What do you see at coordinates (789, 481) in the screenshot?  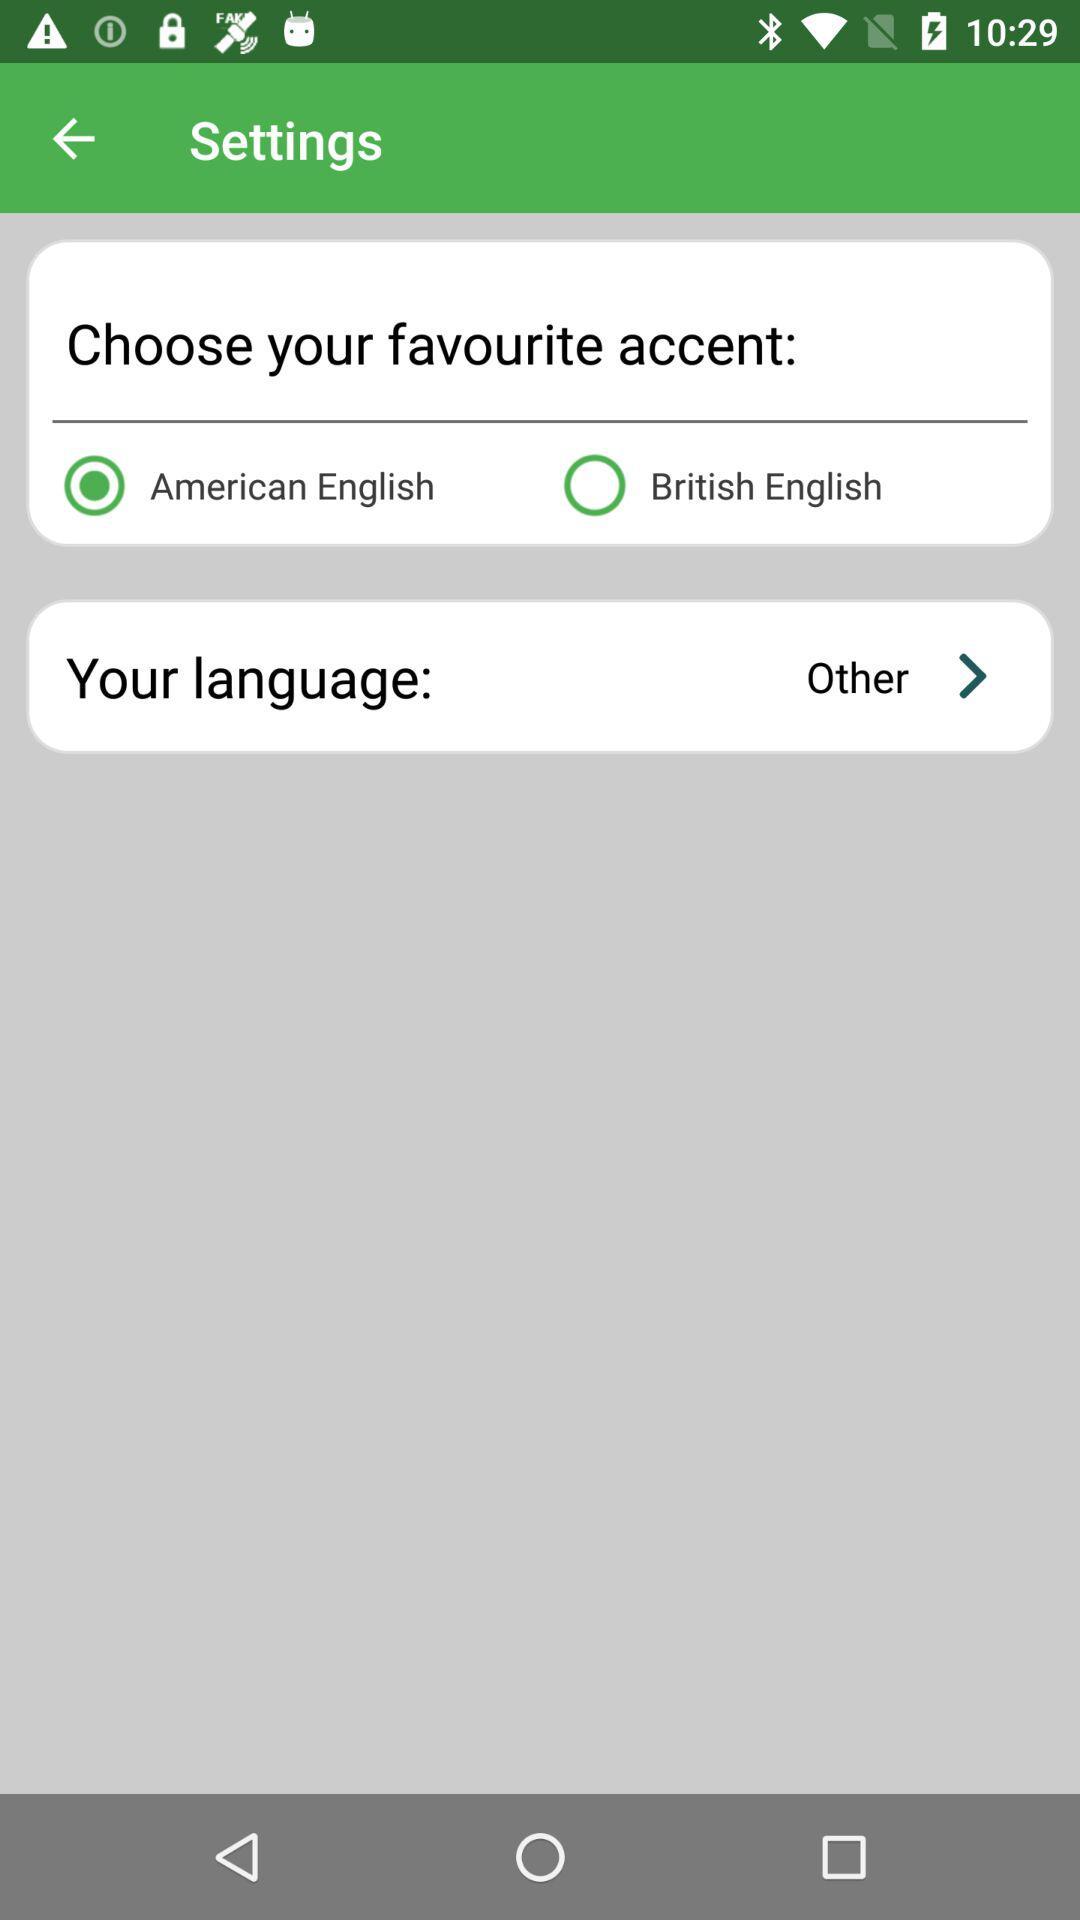 I see `the icon to the right of american english icon` at bounding box center [789, 481].